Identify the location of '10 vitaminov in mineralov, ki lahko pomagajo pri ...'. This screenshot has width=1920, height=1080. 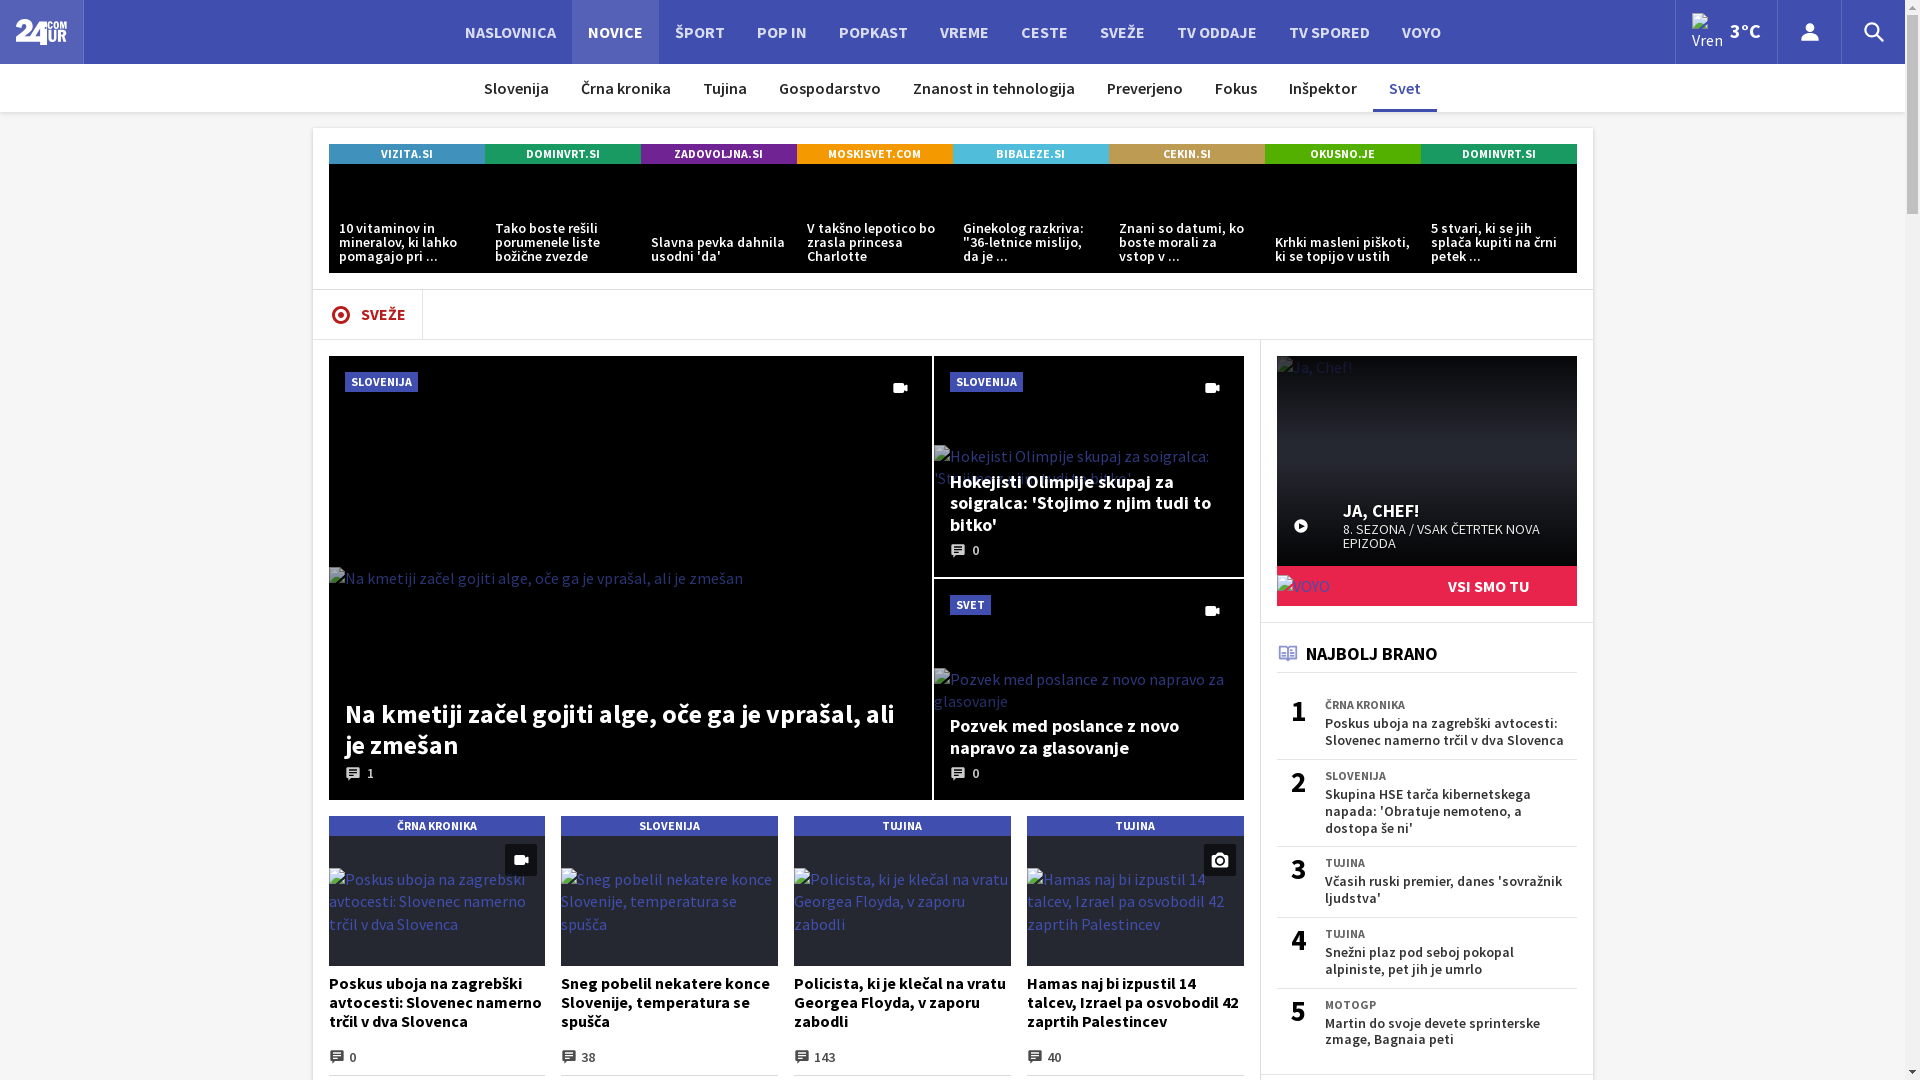
(327, 218).